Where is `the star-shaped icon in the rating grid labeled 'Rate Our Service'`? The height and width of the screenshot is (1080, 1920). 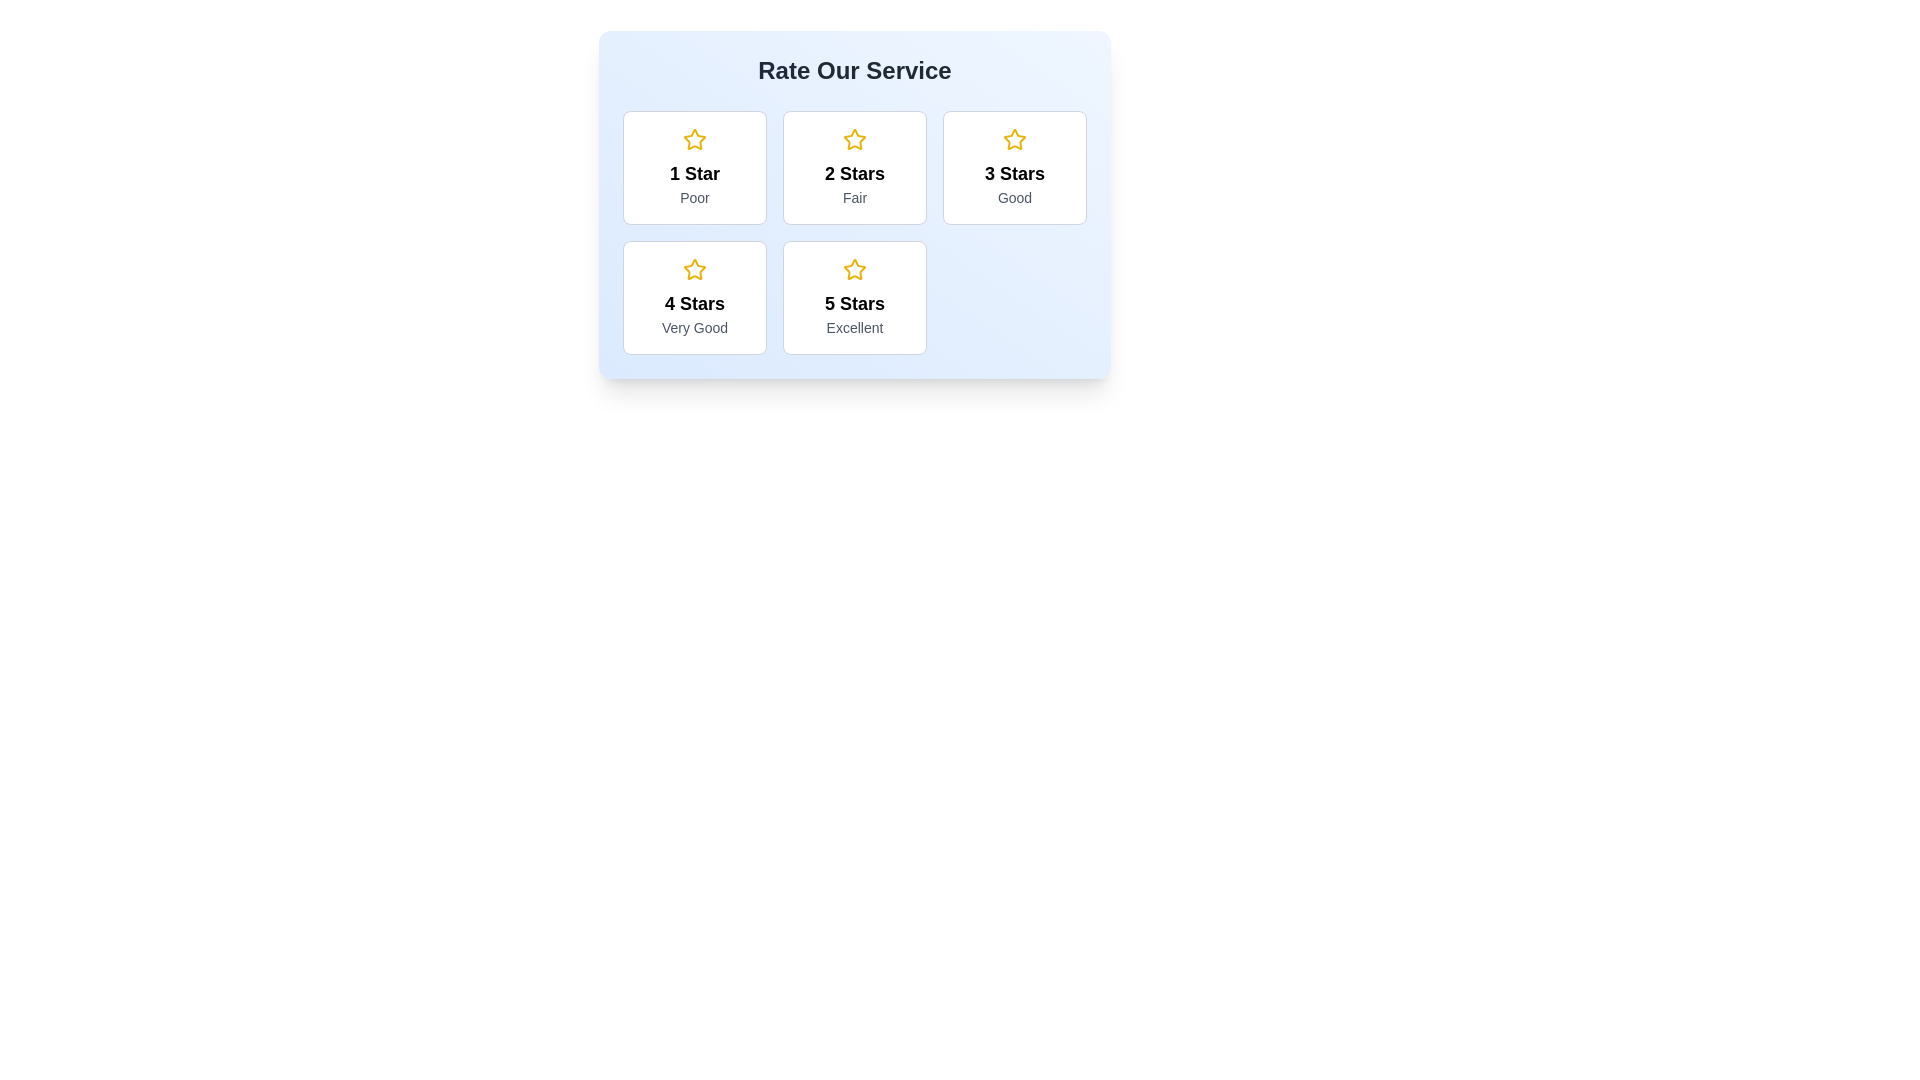 the star-shaped icon in the rating grid labeled 'Rate Our Service' is located at coordinates (695, 138).